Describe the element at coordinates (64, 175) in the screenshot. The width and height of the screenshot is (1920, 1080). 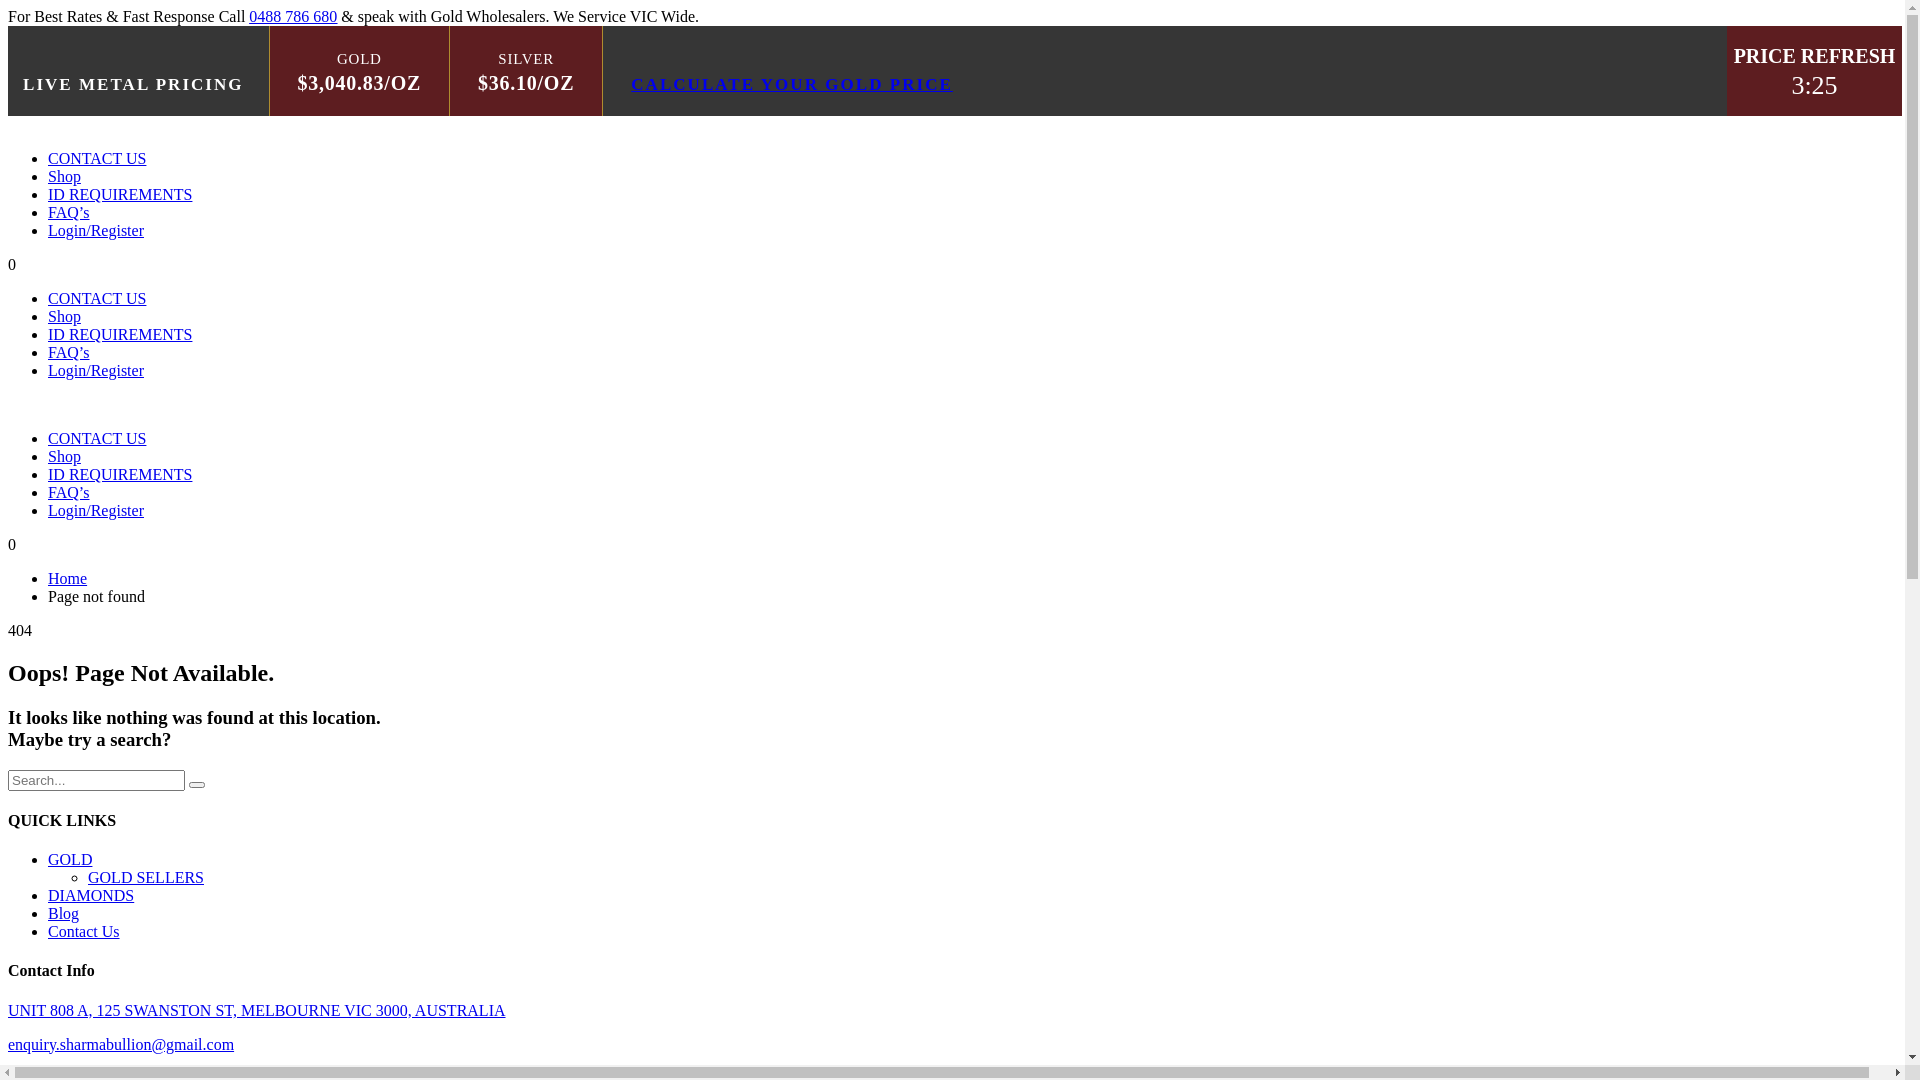
I see `'Shop'` at that location.